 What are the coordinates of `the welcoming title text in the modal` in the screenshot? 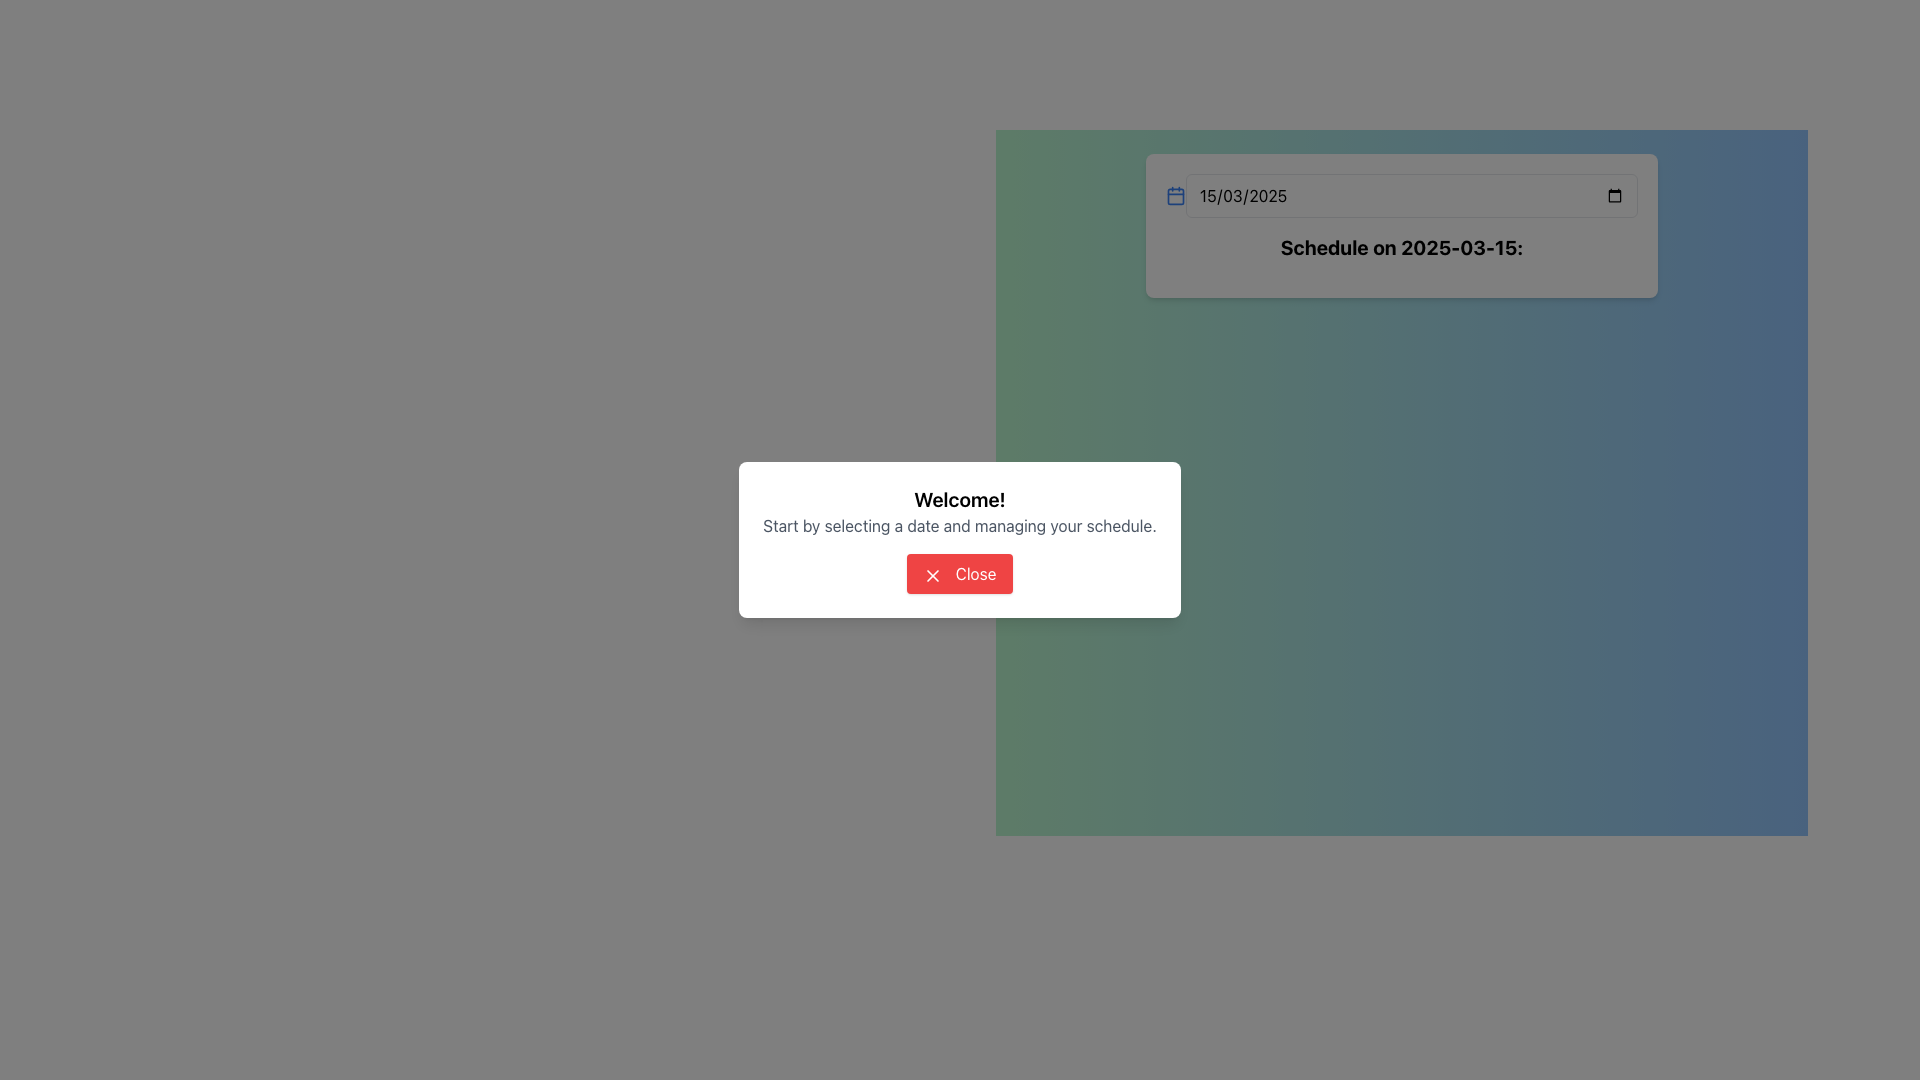 It's located at (960, 499).